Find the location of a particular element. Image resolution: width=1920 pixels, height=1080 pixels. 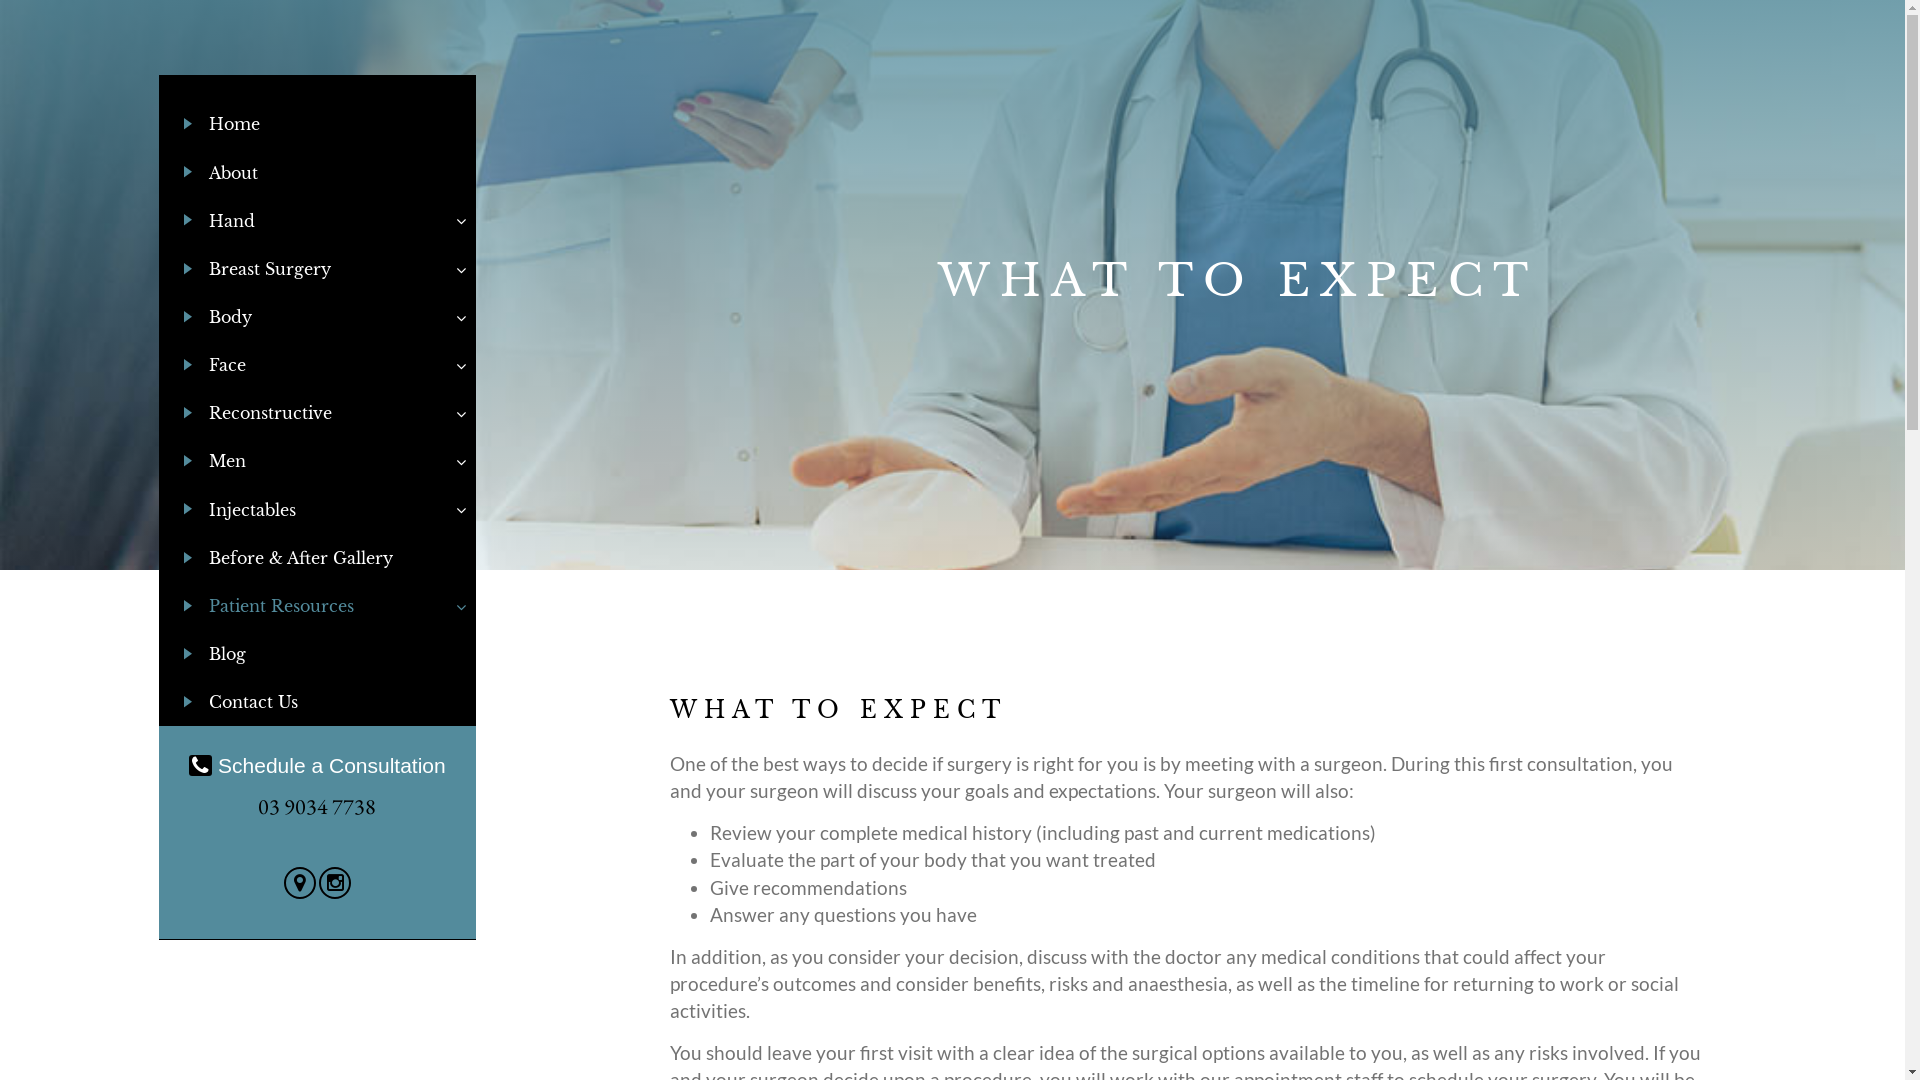

'Contact Us' is located at coordinates (316, 701).